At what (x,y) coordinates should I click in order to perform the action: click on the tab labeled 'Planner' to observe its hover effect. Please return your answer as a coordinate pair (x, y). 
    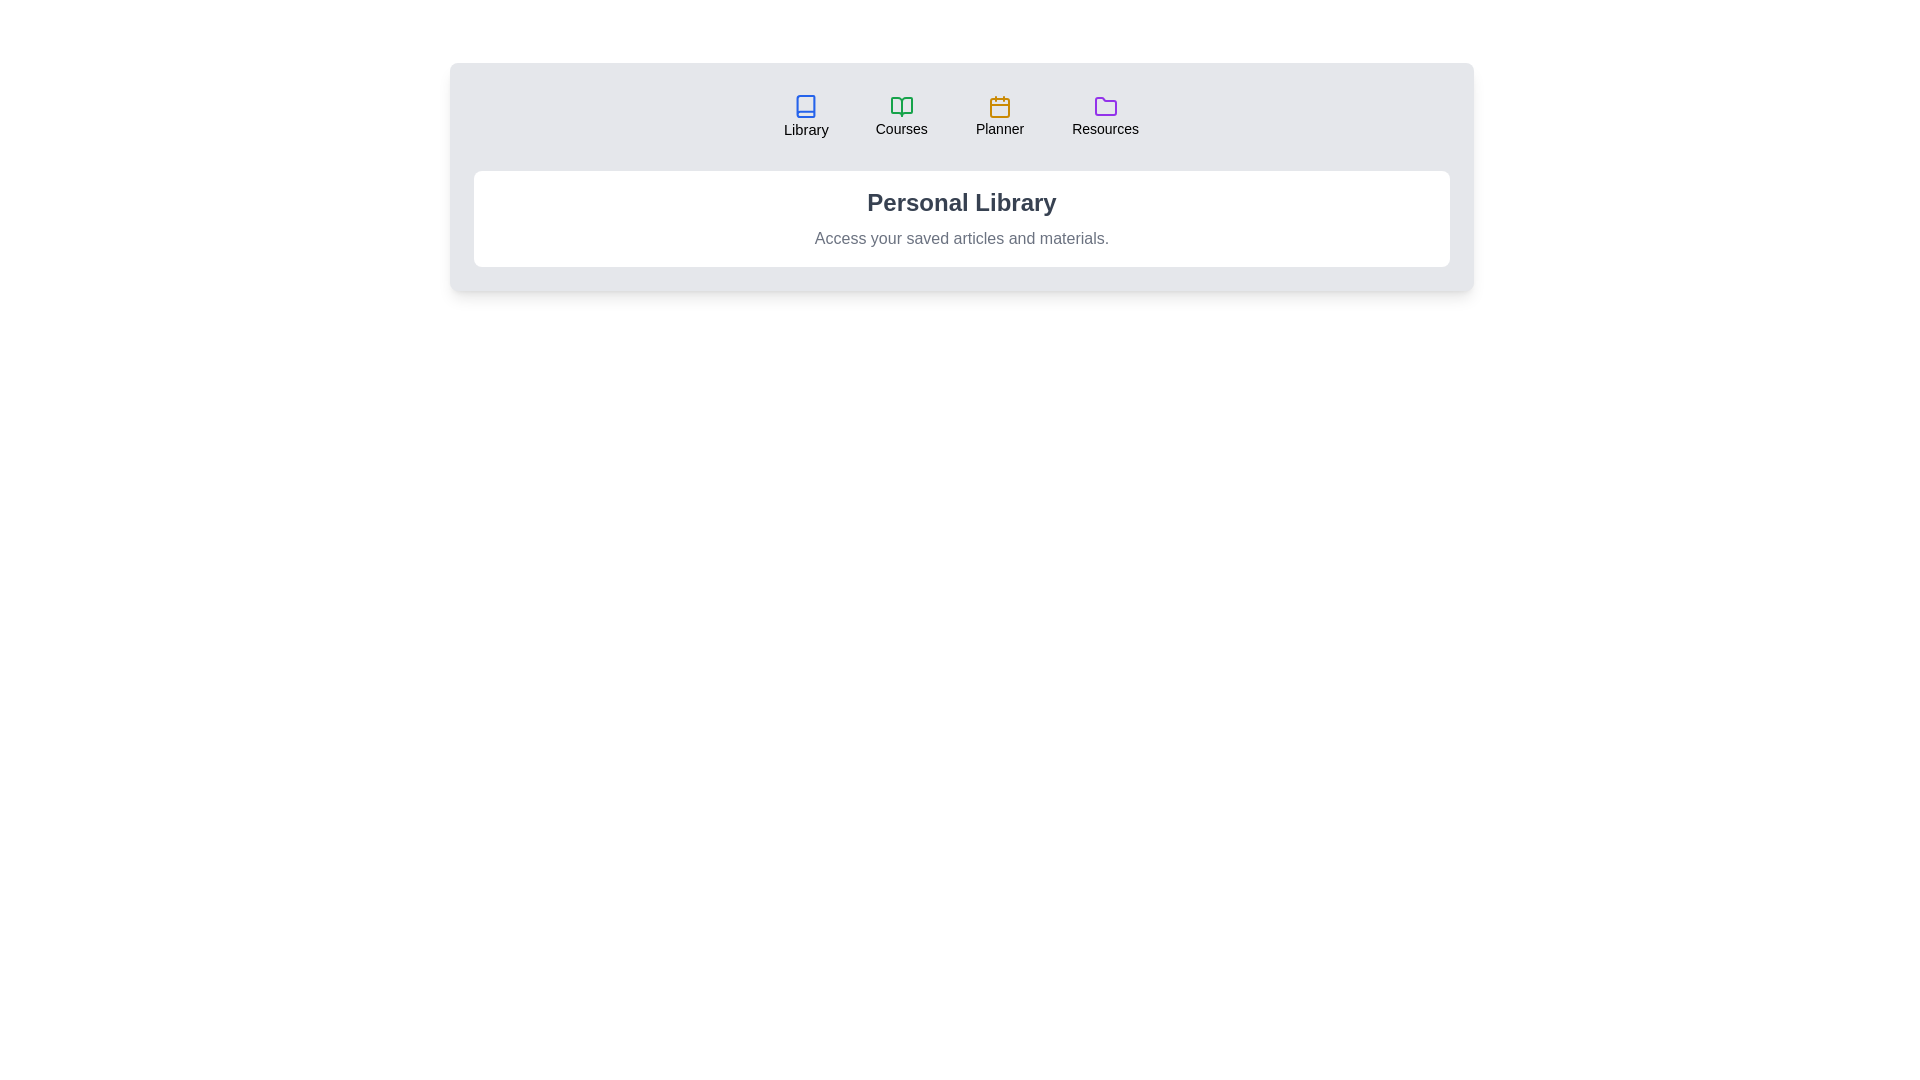
    Looking at the image, I should click on (999, 116).